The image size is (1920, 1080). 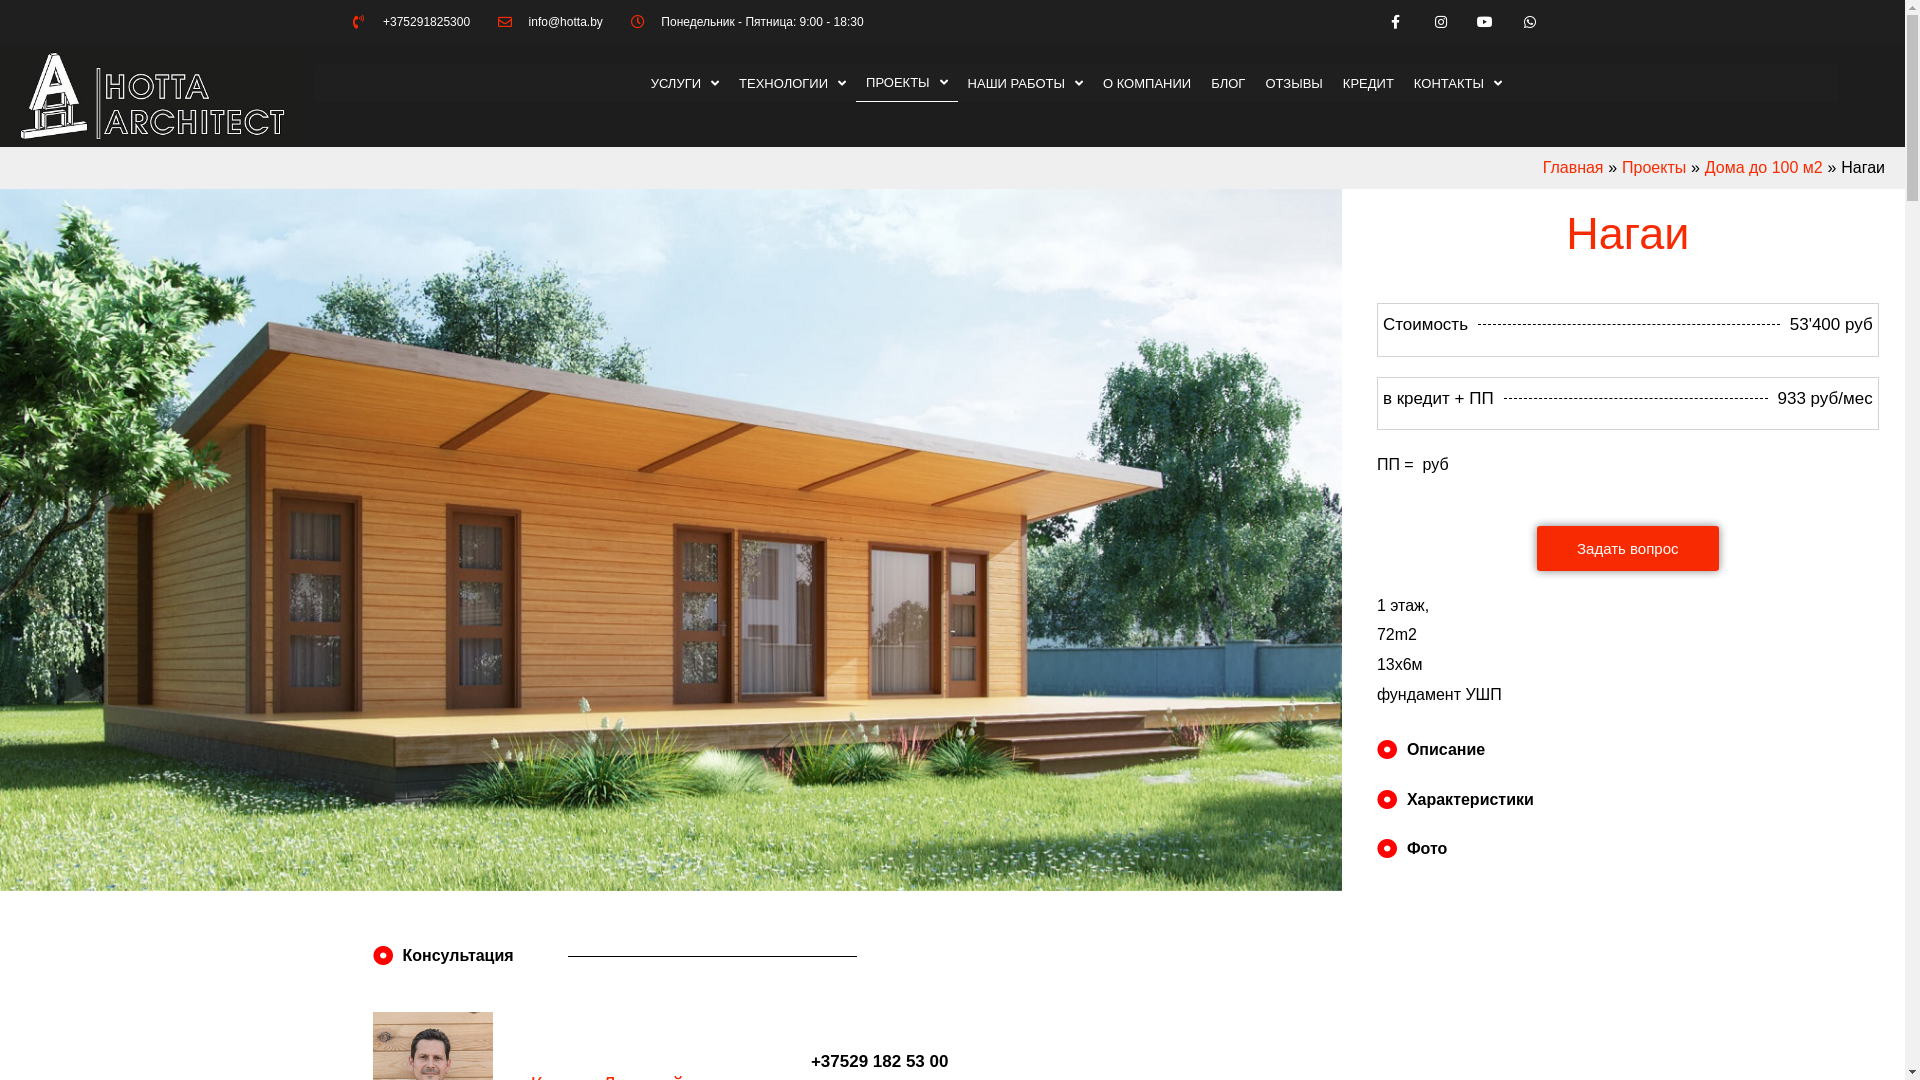 I want to click on '+37529 182 53 00', so click(x=869, y=1060).